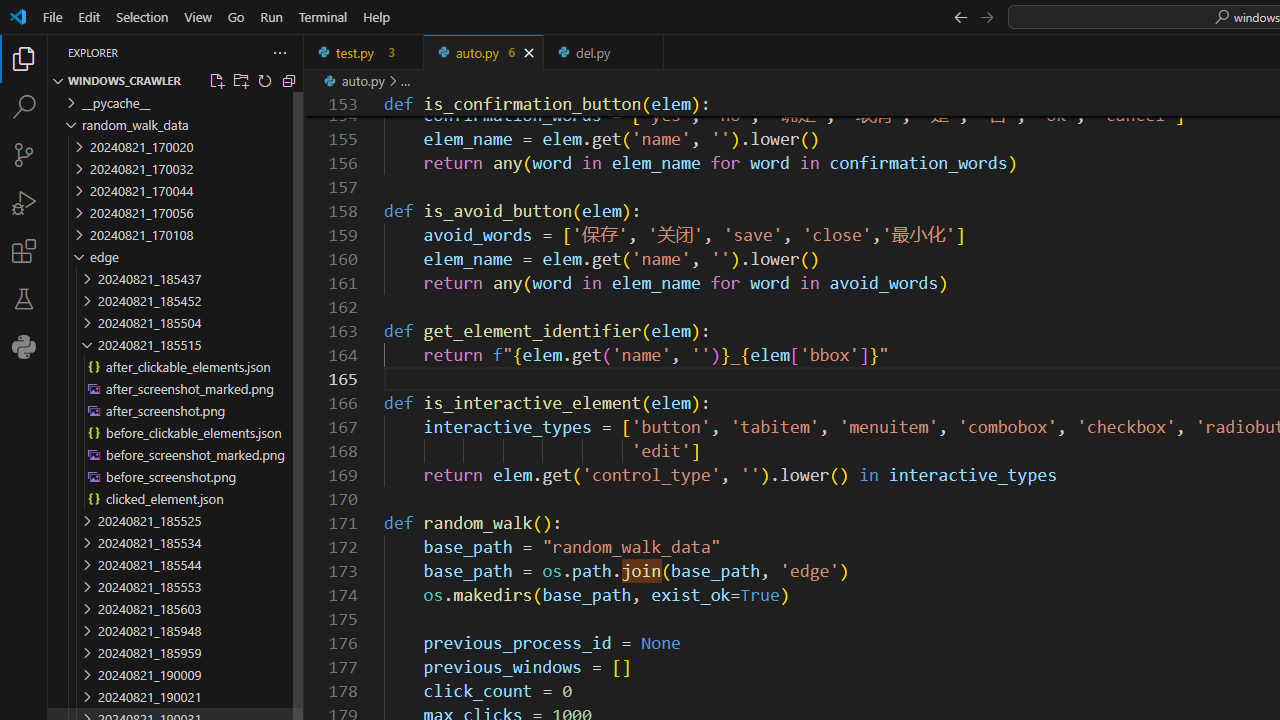 This screenshot has height=720, width=1280. Describe the element at coordinates (483, 51) in the screenshot. I see `'auto.py'` at that location.